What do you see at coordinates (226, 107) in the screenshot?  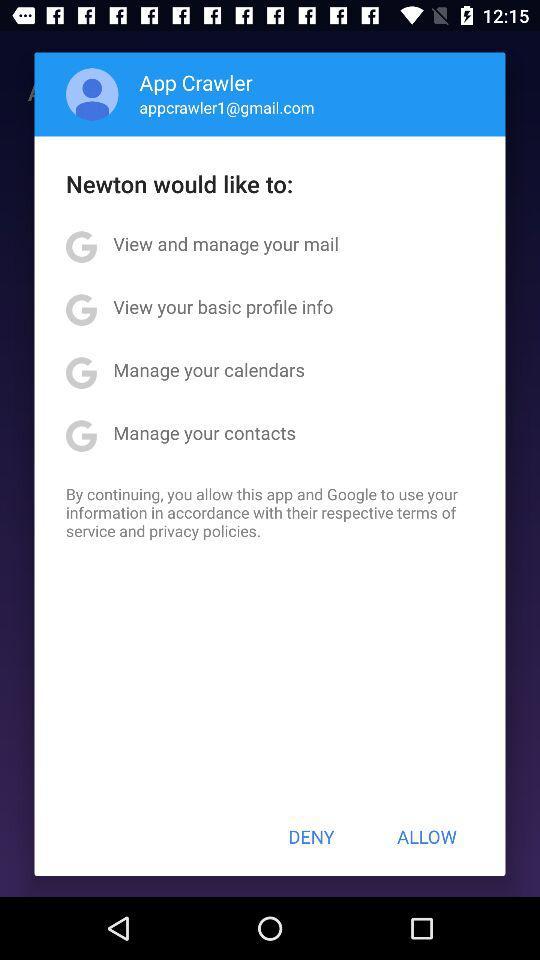 I see `the app above the newton would like item` at bounding box center [226, 107].